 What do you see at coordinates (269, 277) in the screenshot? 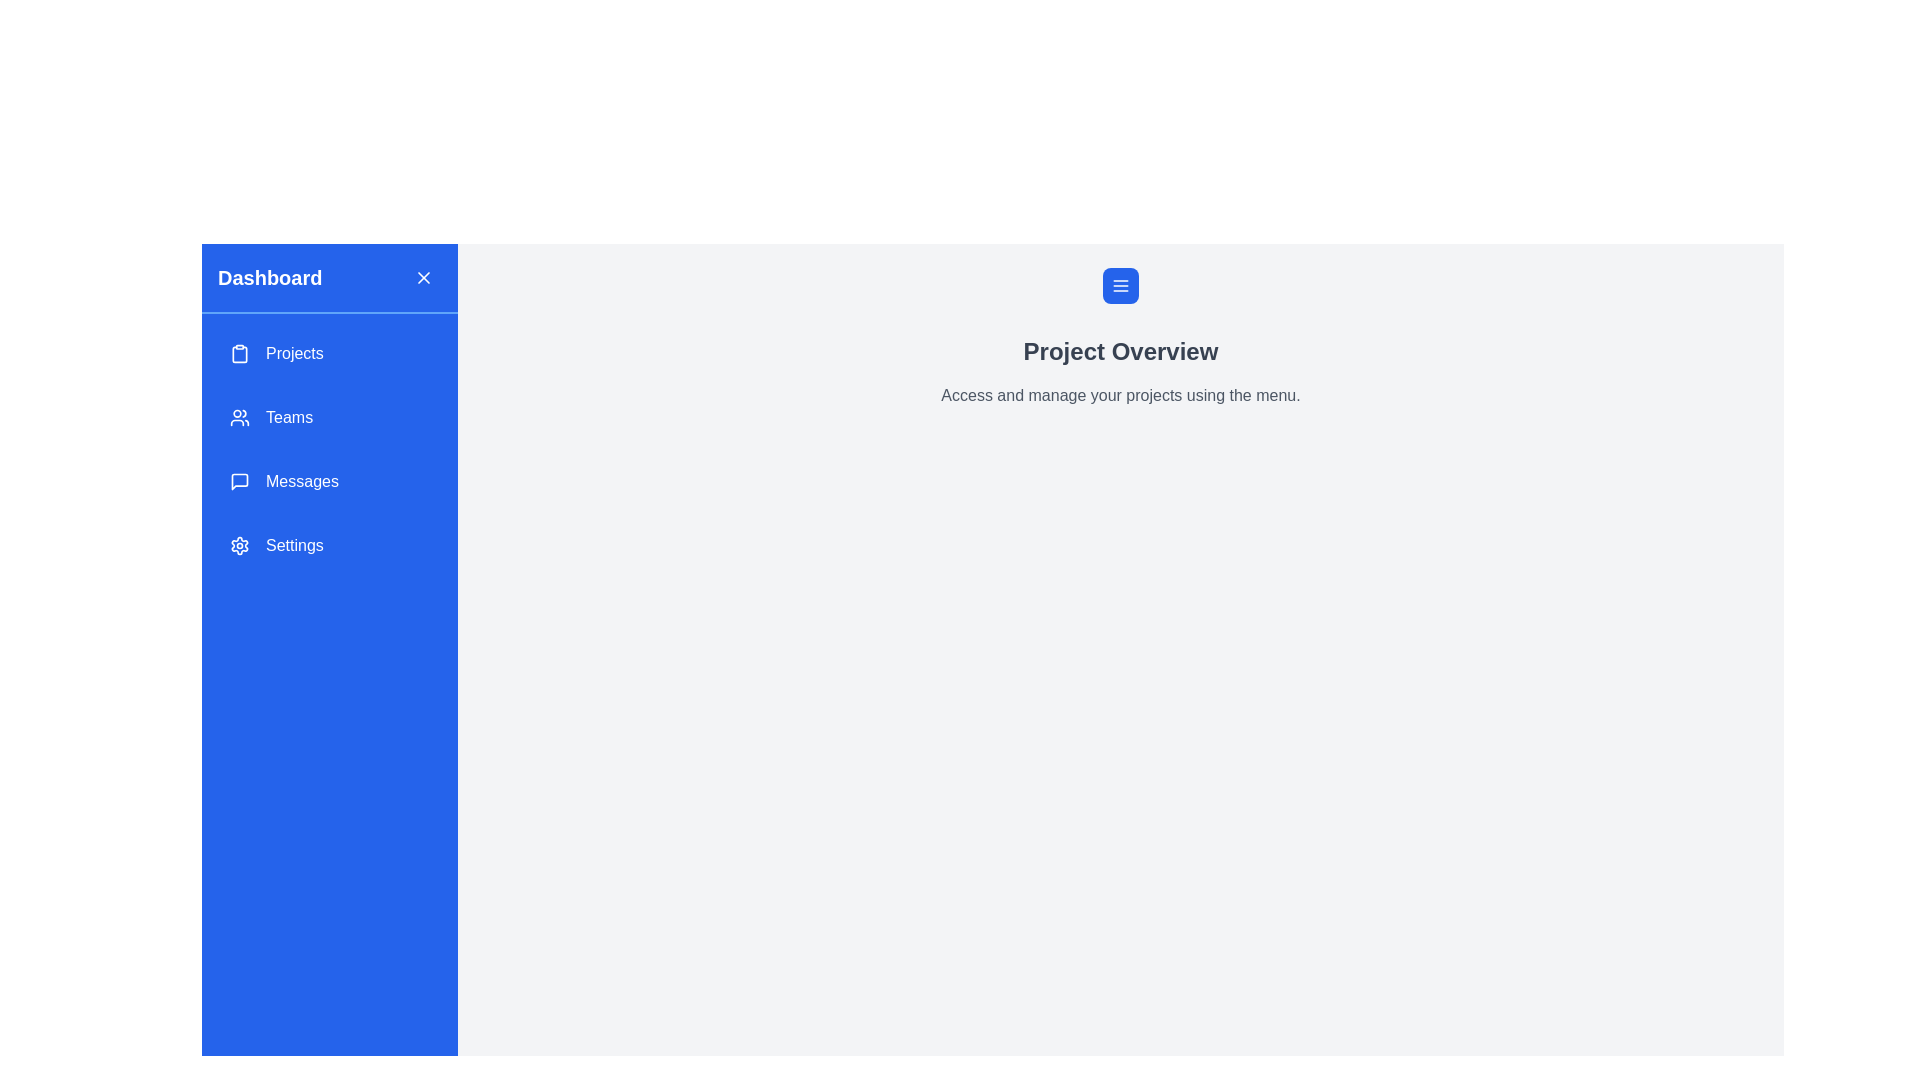
I see `the text label indicating the active section of the dashboard, located at the top-left corner of the interface` at bounding box center [269, 277].